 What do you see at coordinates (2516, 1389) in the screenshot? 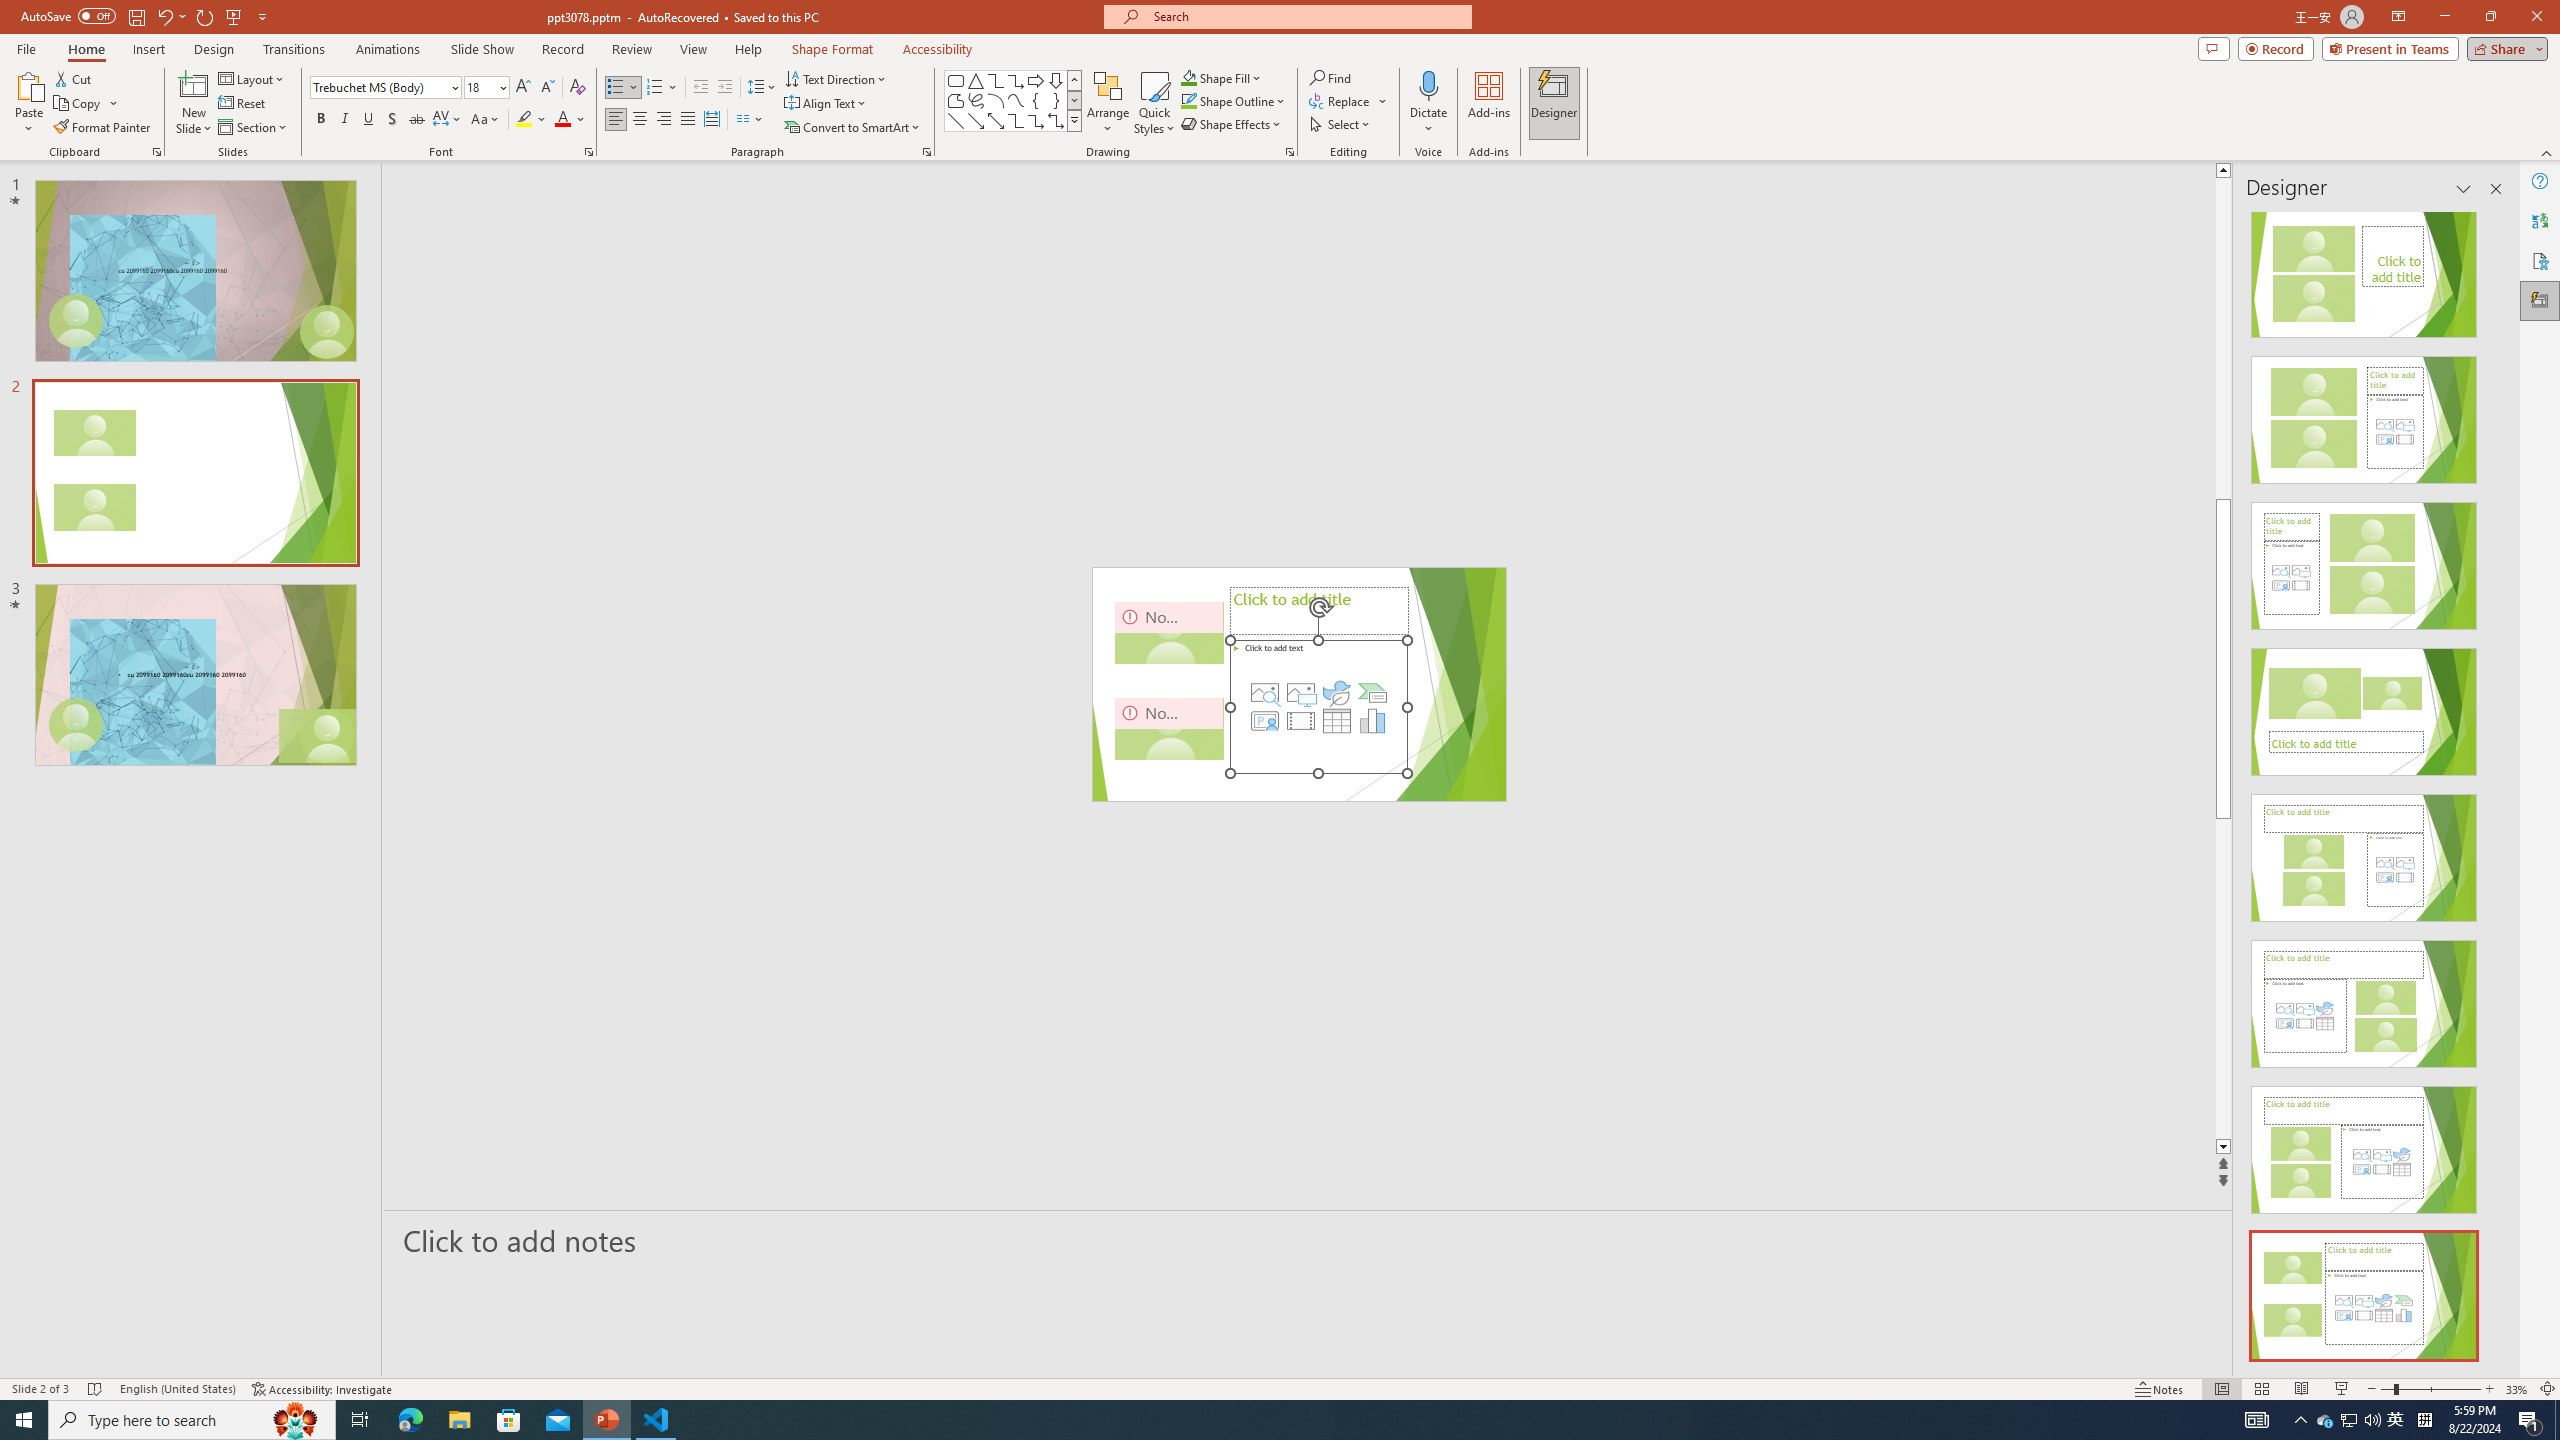
I see `'Zoom 33%'` at bounding box center [2516, 1389].